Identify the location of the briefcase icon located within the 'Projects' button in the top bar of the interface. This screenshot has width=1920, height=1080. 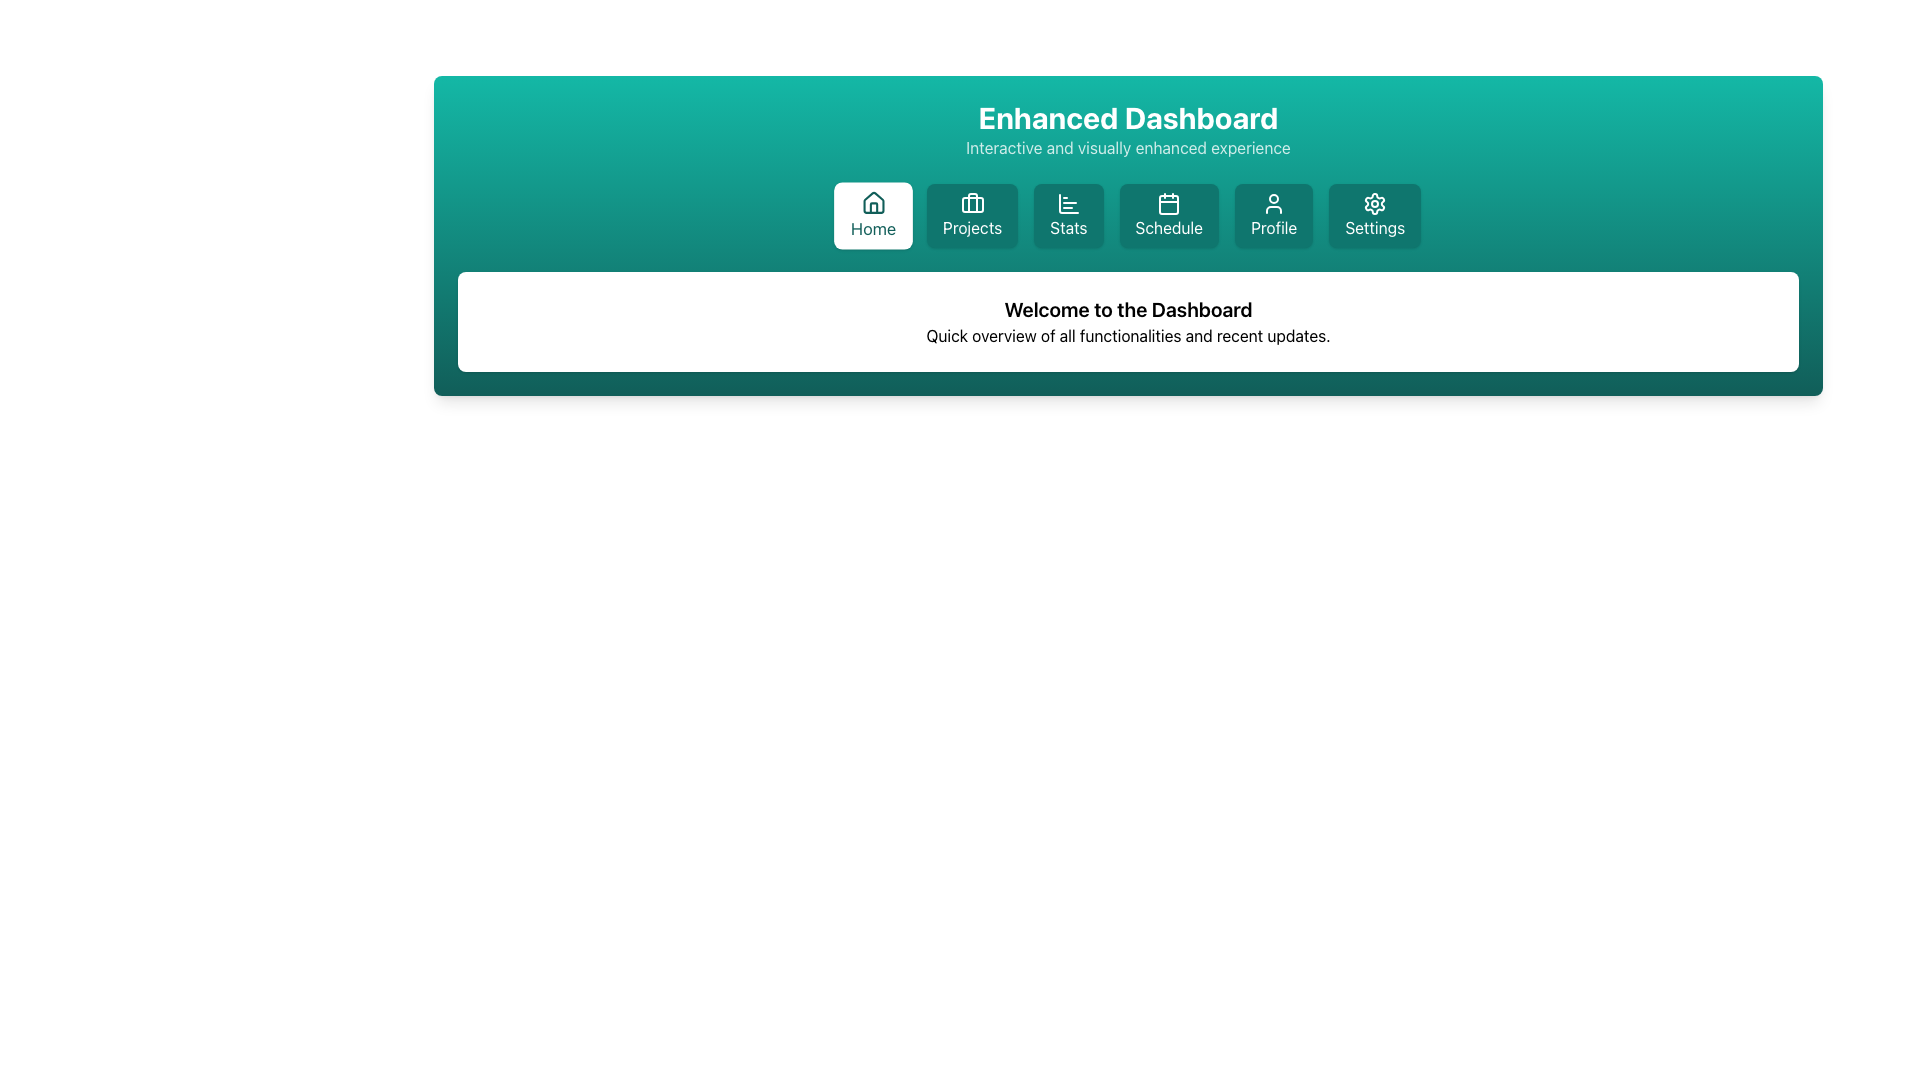
(972, 204).